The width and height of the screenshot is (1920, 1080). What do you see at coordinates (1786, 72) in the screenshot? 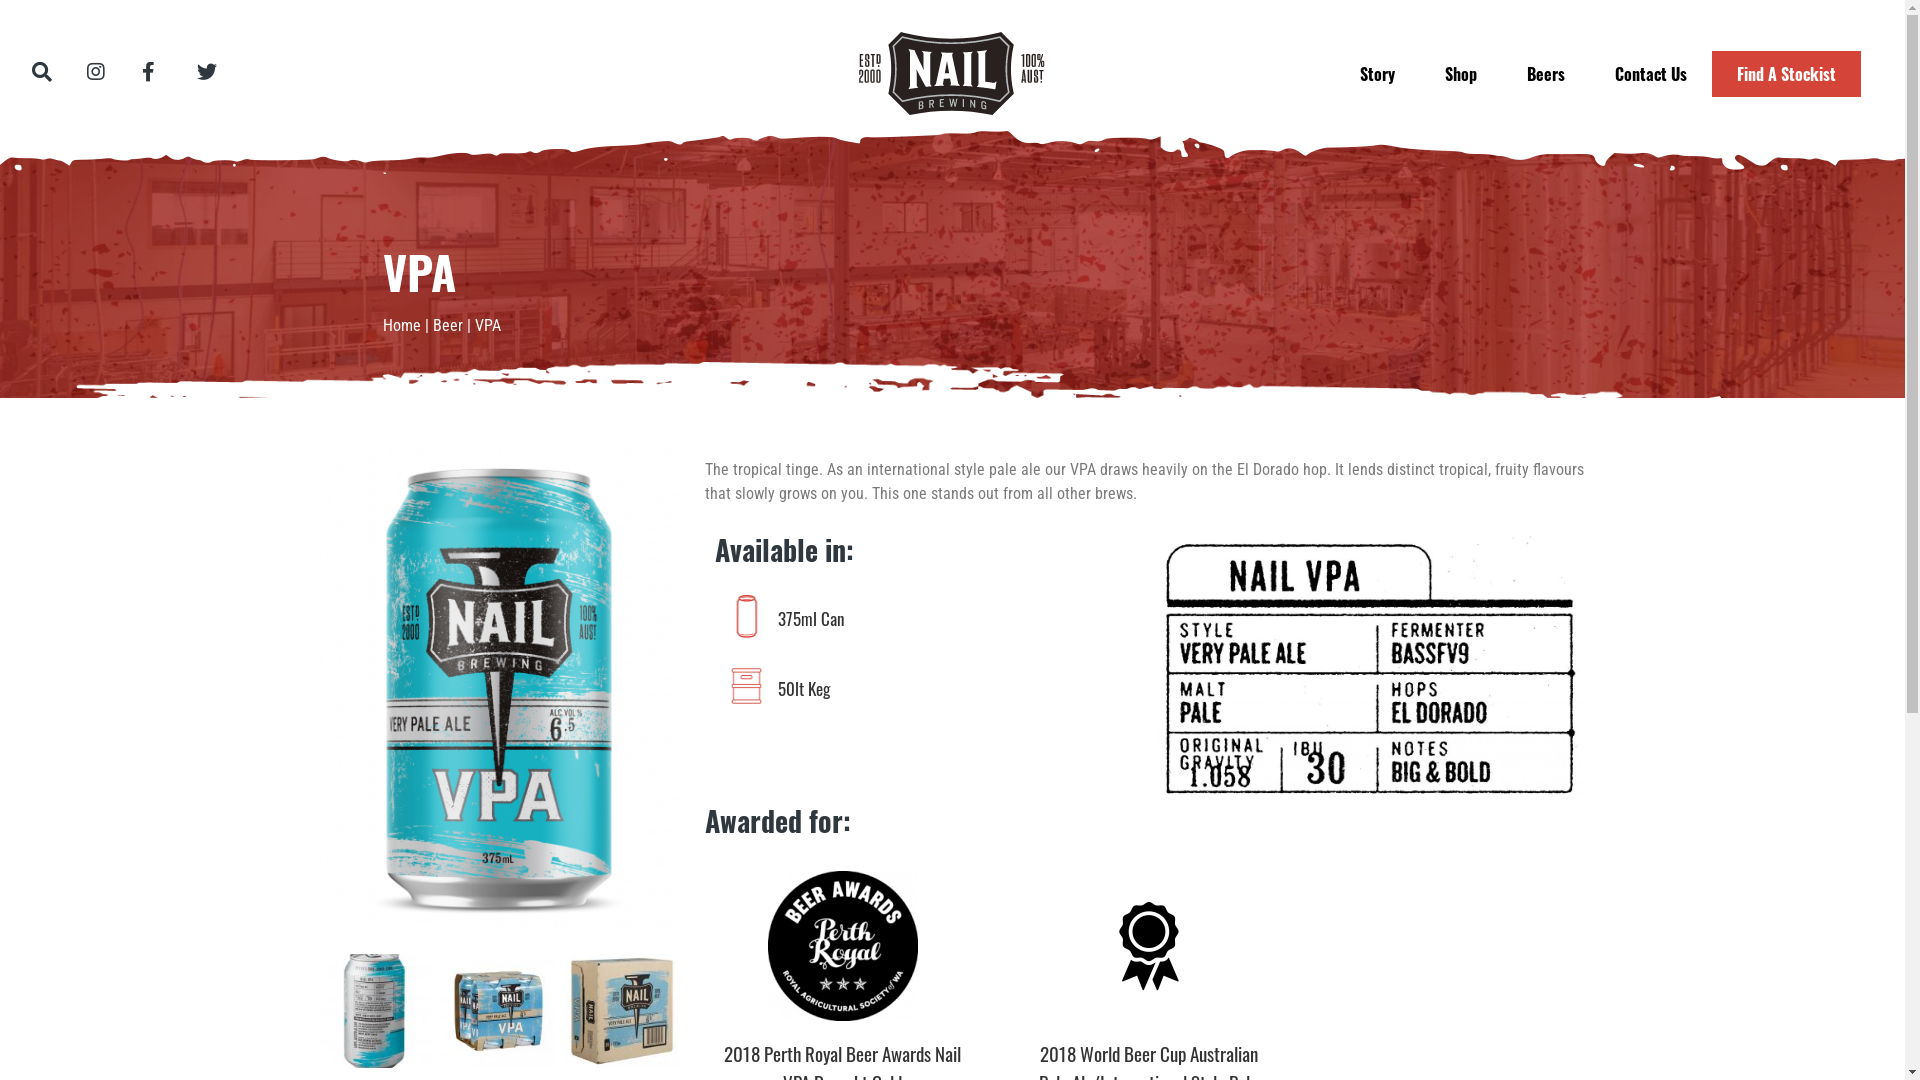
I see `'Find A Stockist'` at bounding box center [1786, 72].